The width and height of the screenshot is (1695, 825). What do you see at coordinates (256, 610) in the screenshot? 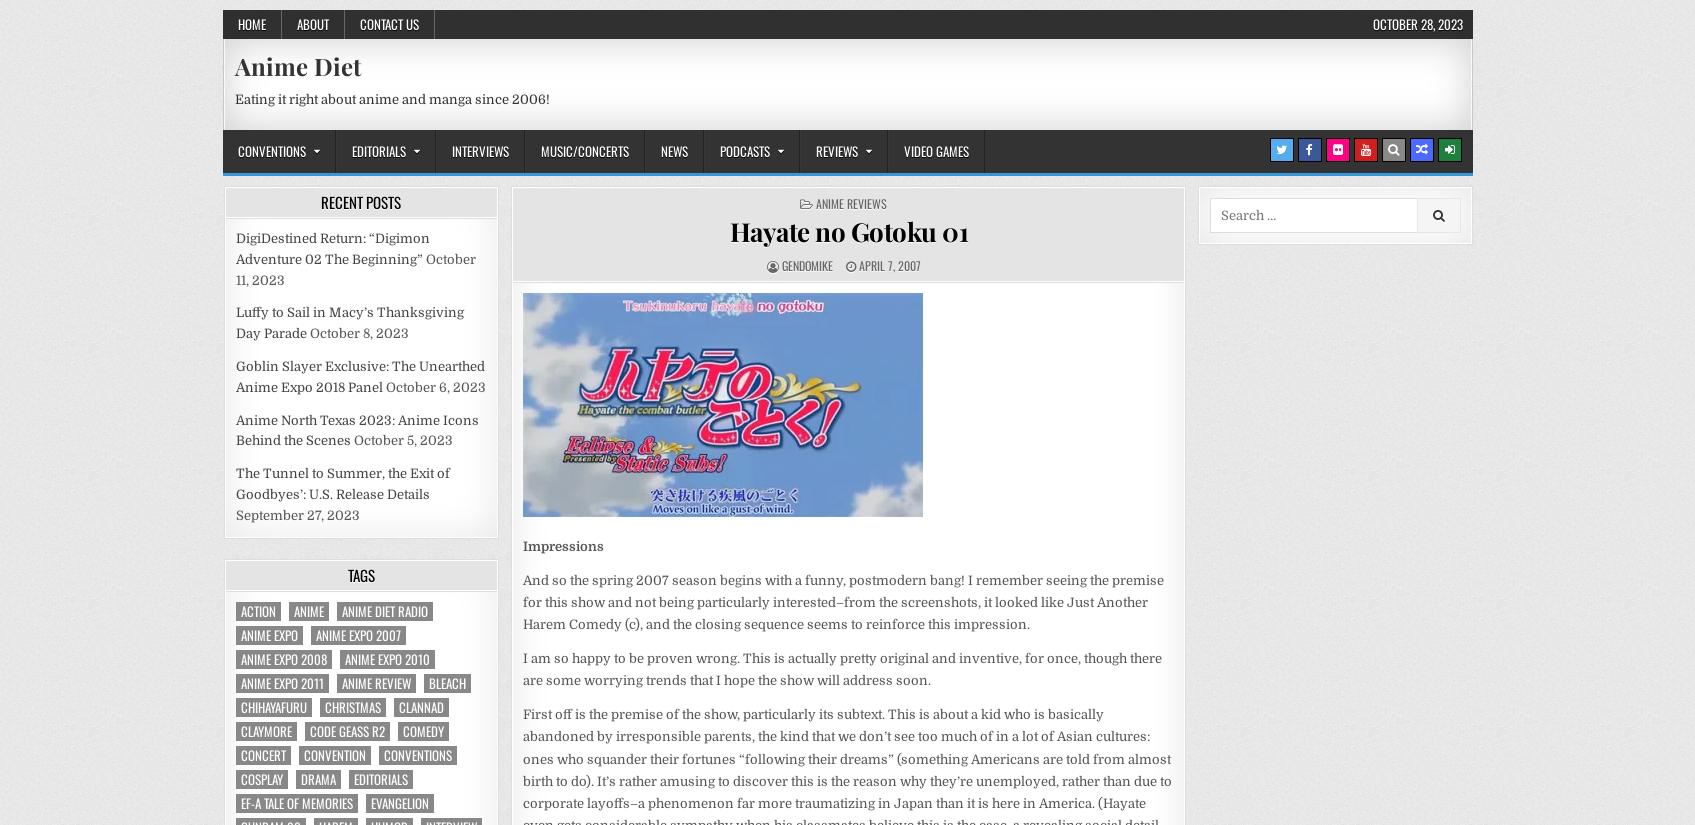
I see `'action'` at bounding box center [256, 610].